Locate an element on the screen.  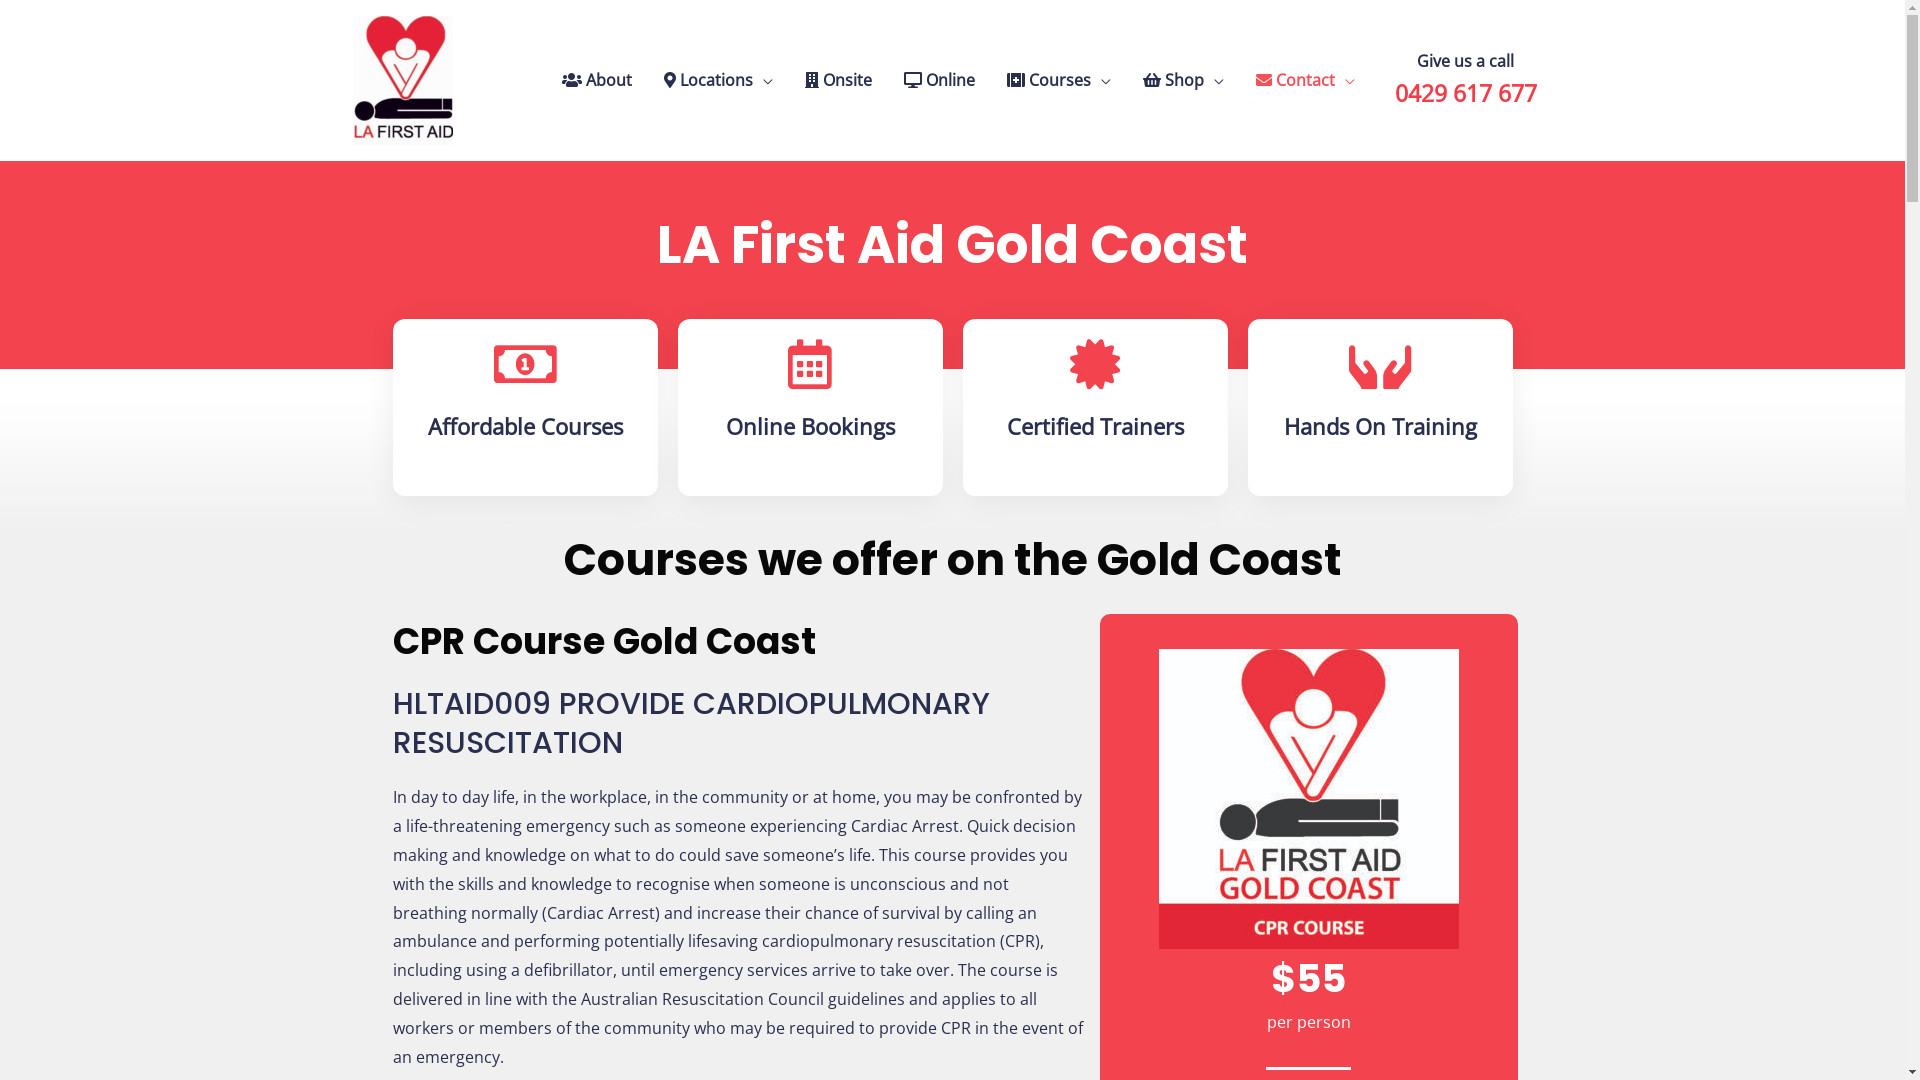
'HLTAID009 PROVIDE CARDIOPULMONARY RESUSCITATION' is located at coordinates (690, 723).